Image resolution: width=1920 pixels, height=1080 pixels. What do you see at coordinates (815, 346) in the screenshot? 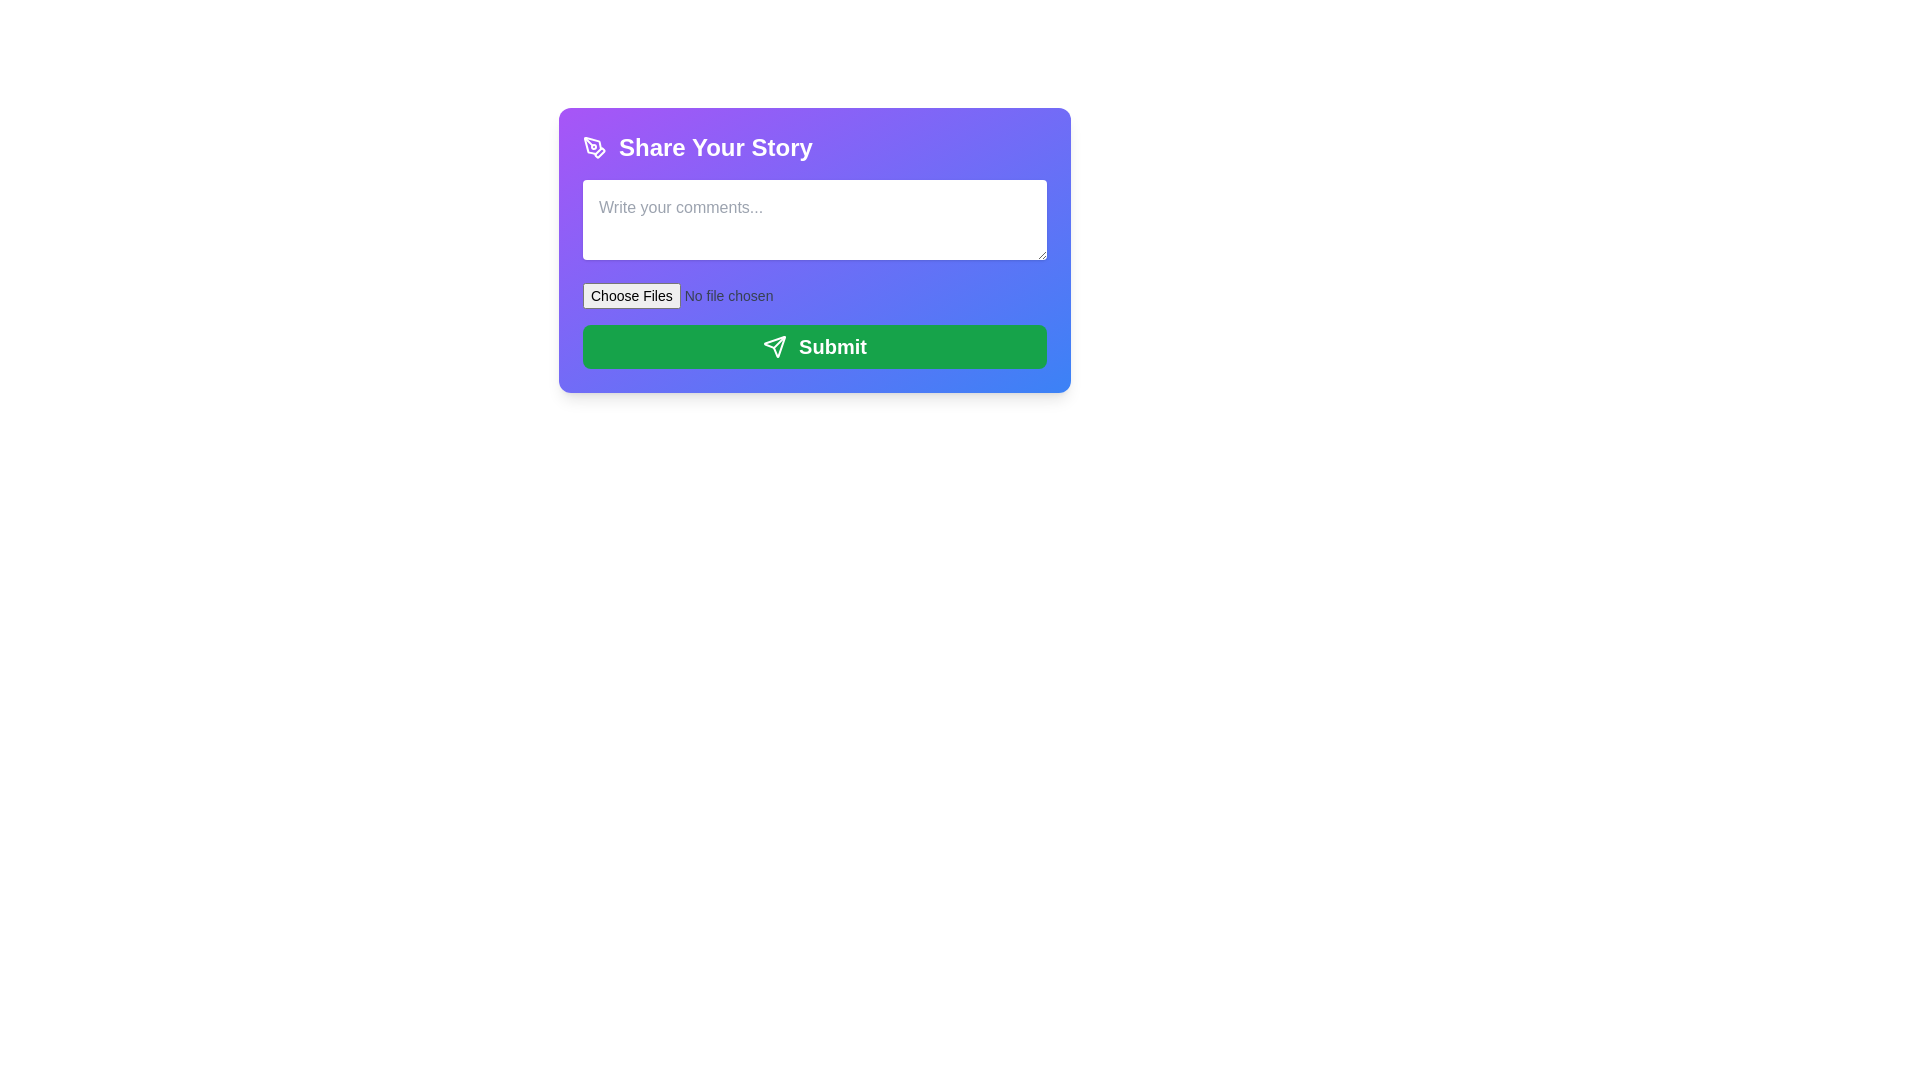
I see `the submit button located at the bottom of the card with a purple-to-blue gradient background` at bounding box center [815, 346].